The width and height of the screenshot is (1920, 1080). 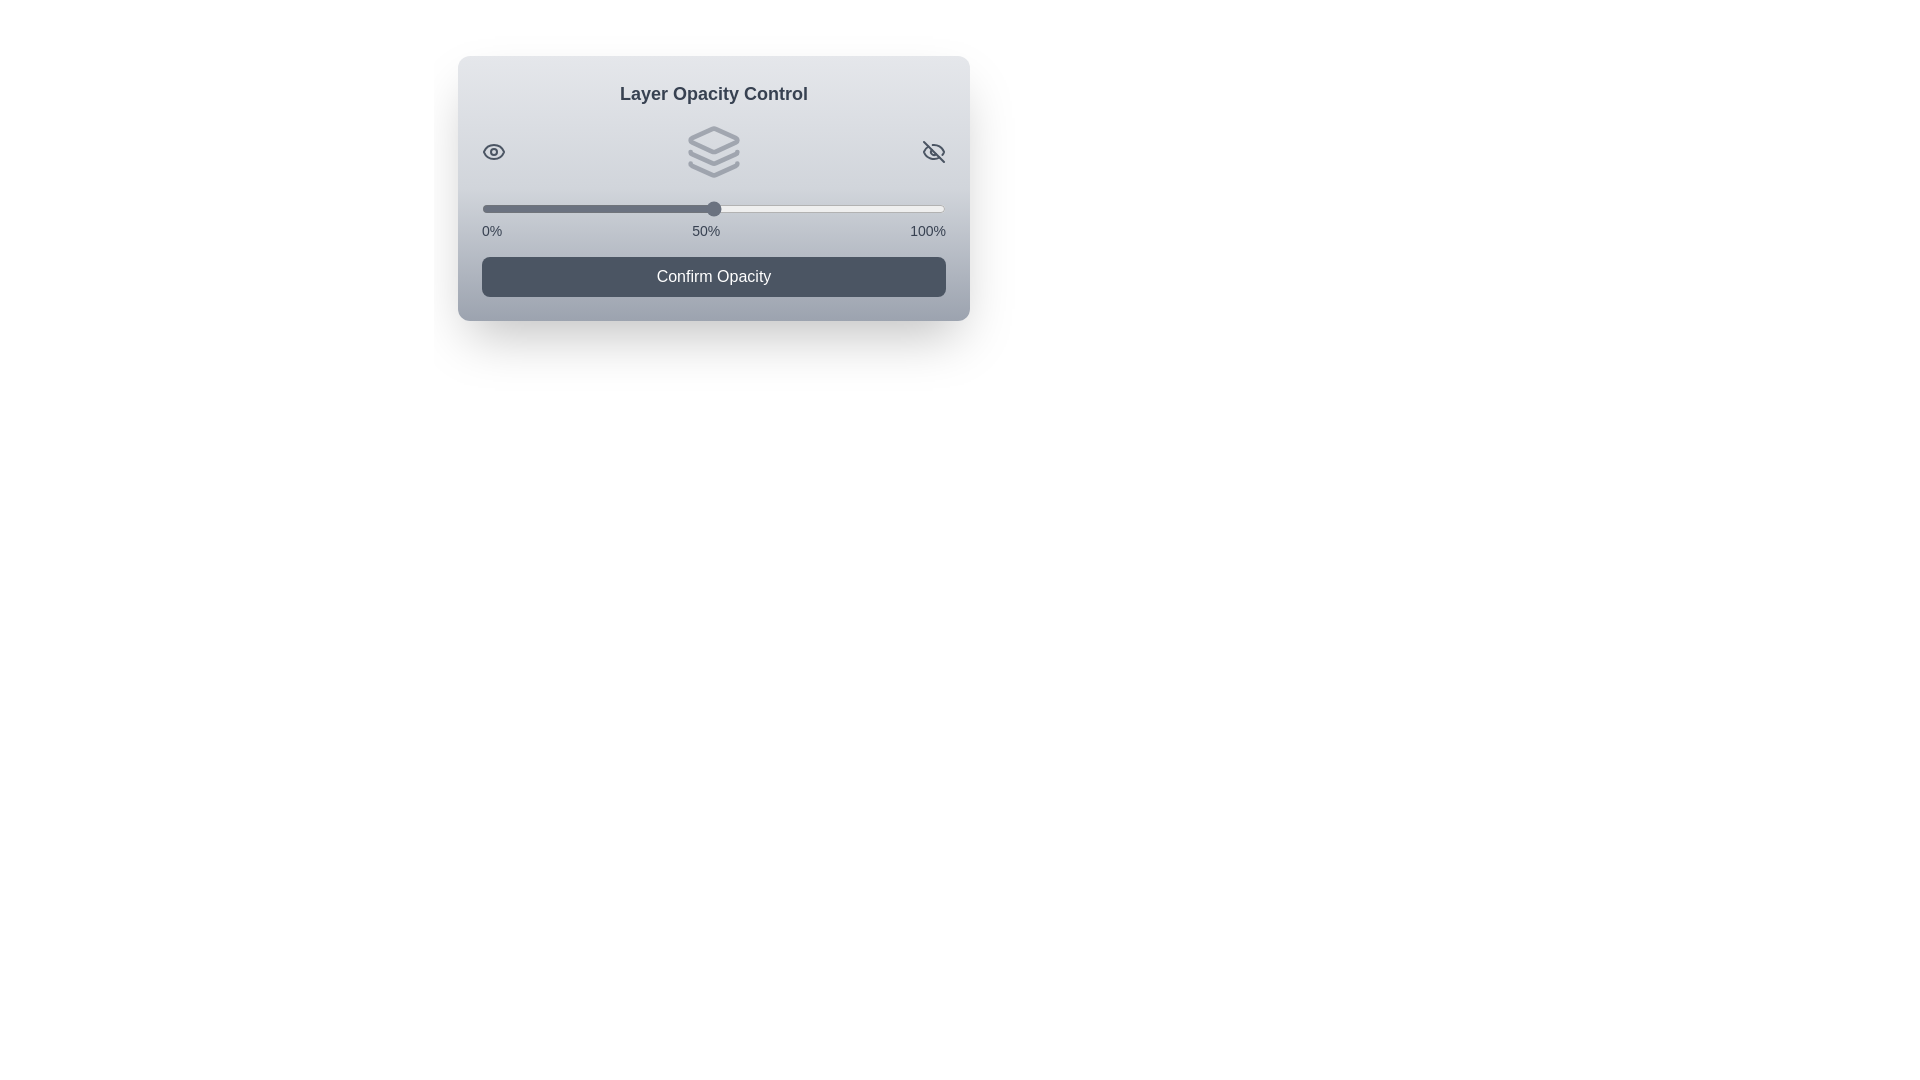 I want to click on the 'Confirm Opacity' button to confirm the opacity setting, so click(x=714, y=277).